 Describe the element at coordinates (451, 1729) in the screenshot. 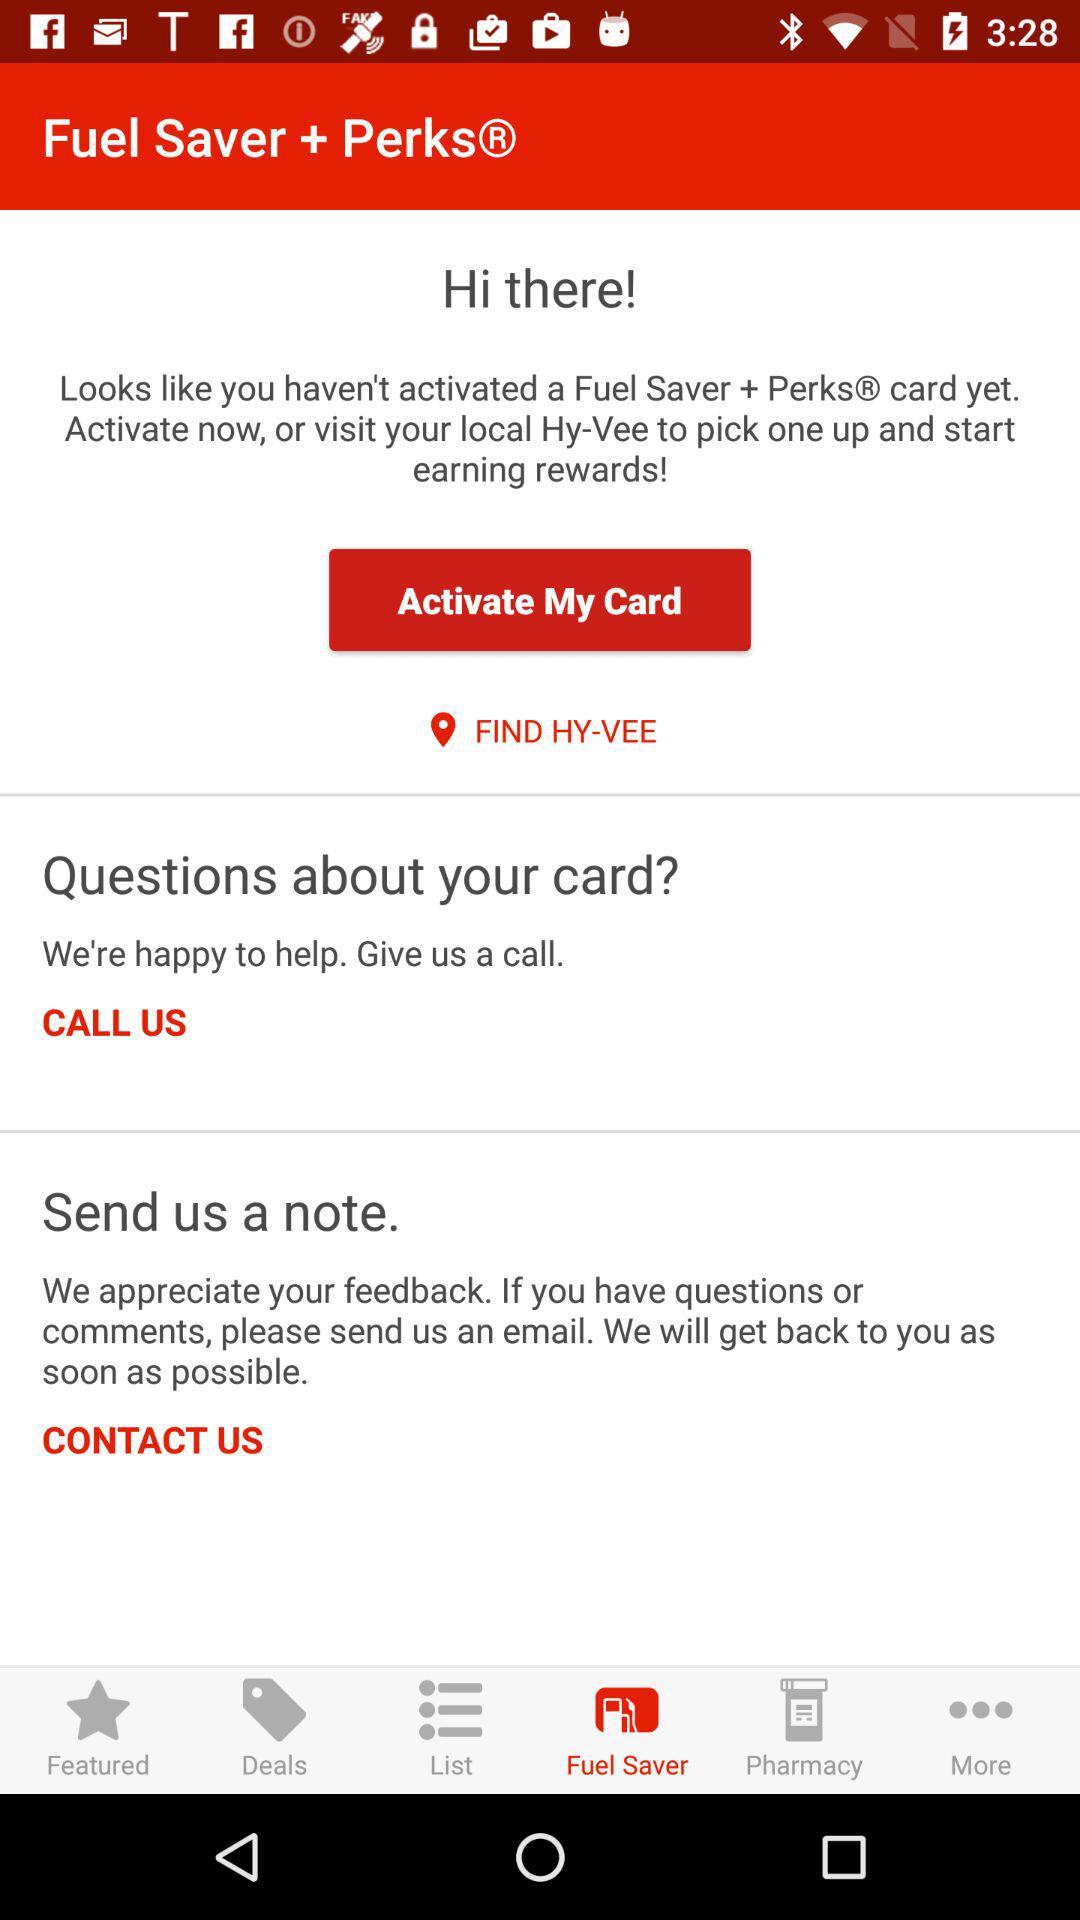

I see `the list item` at that location.